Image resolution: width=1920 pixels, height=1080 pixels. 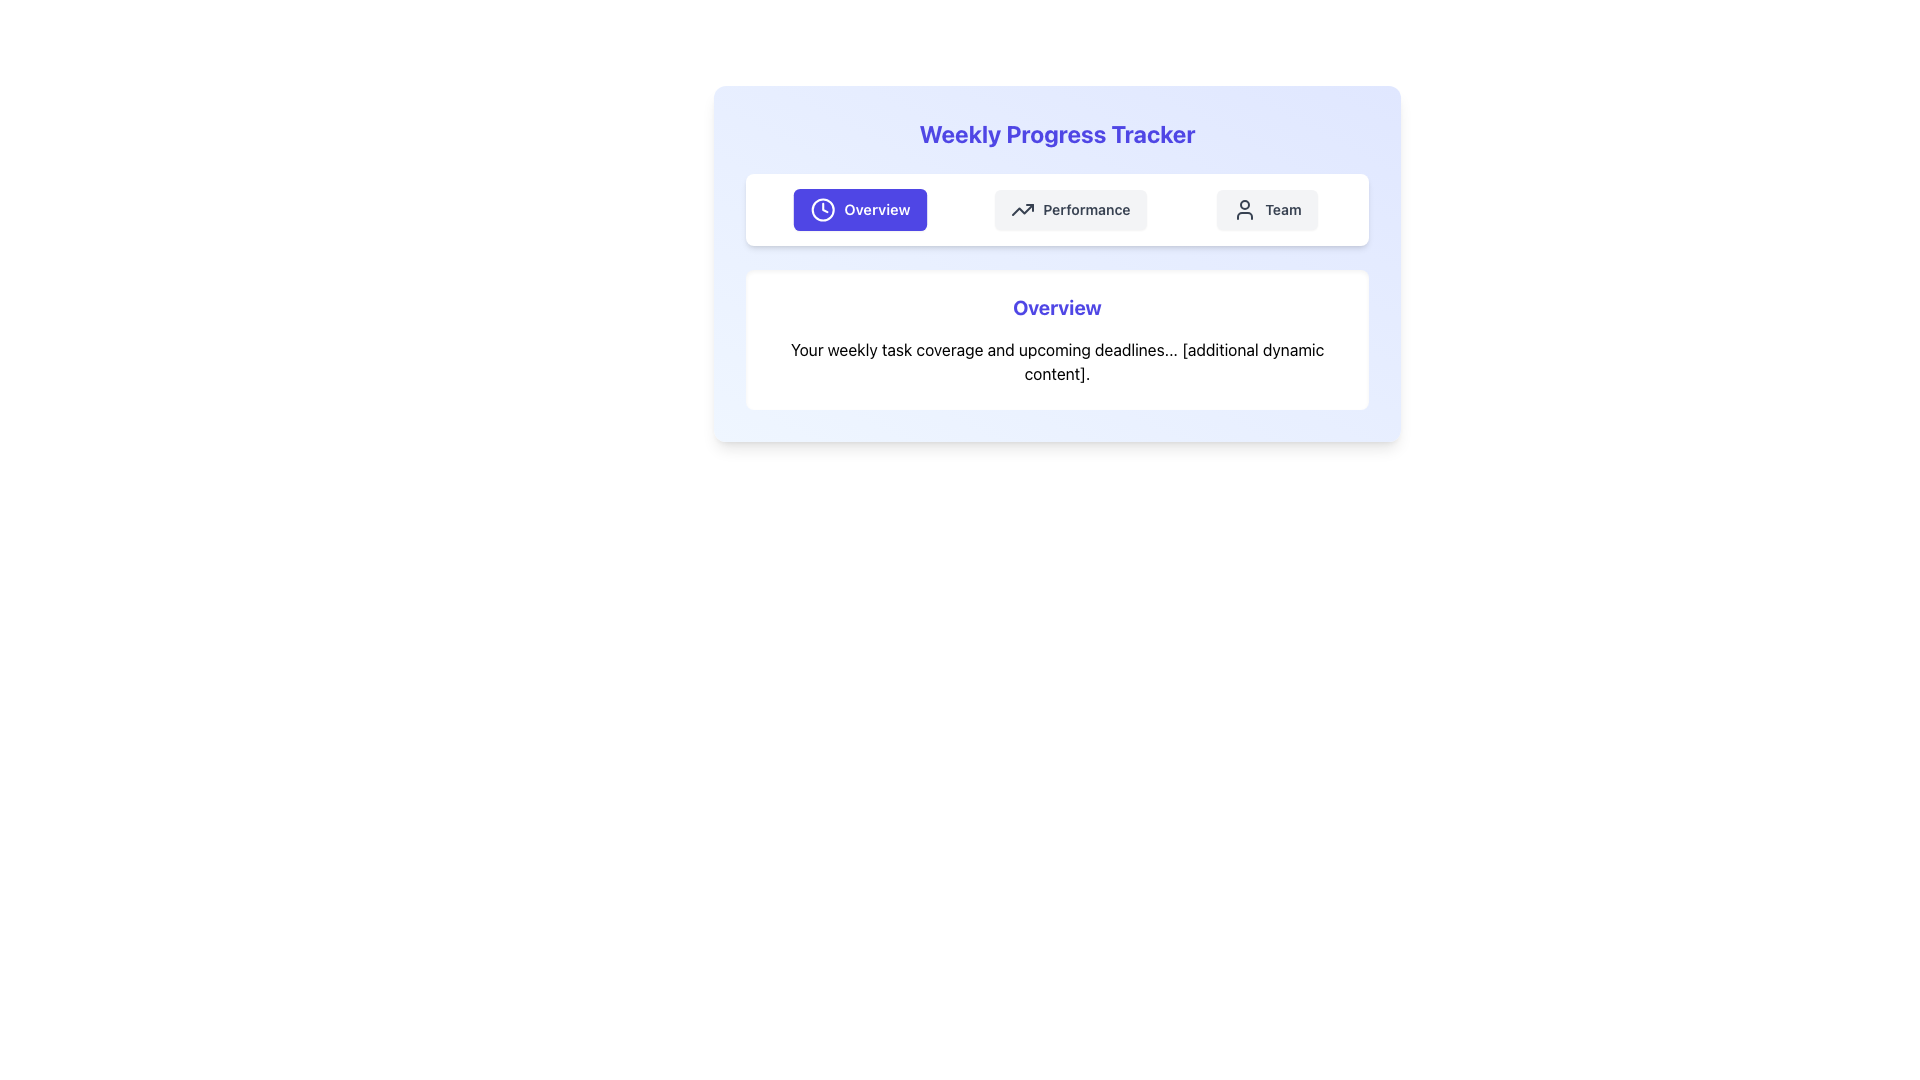 I want to click on displayed text of the prominent header labeled 'Overview', which is in bold, extra-large indigo typography and is positioned above a descriptive text block, so click(x=1056, y=308).